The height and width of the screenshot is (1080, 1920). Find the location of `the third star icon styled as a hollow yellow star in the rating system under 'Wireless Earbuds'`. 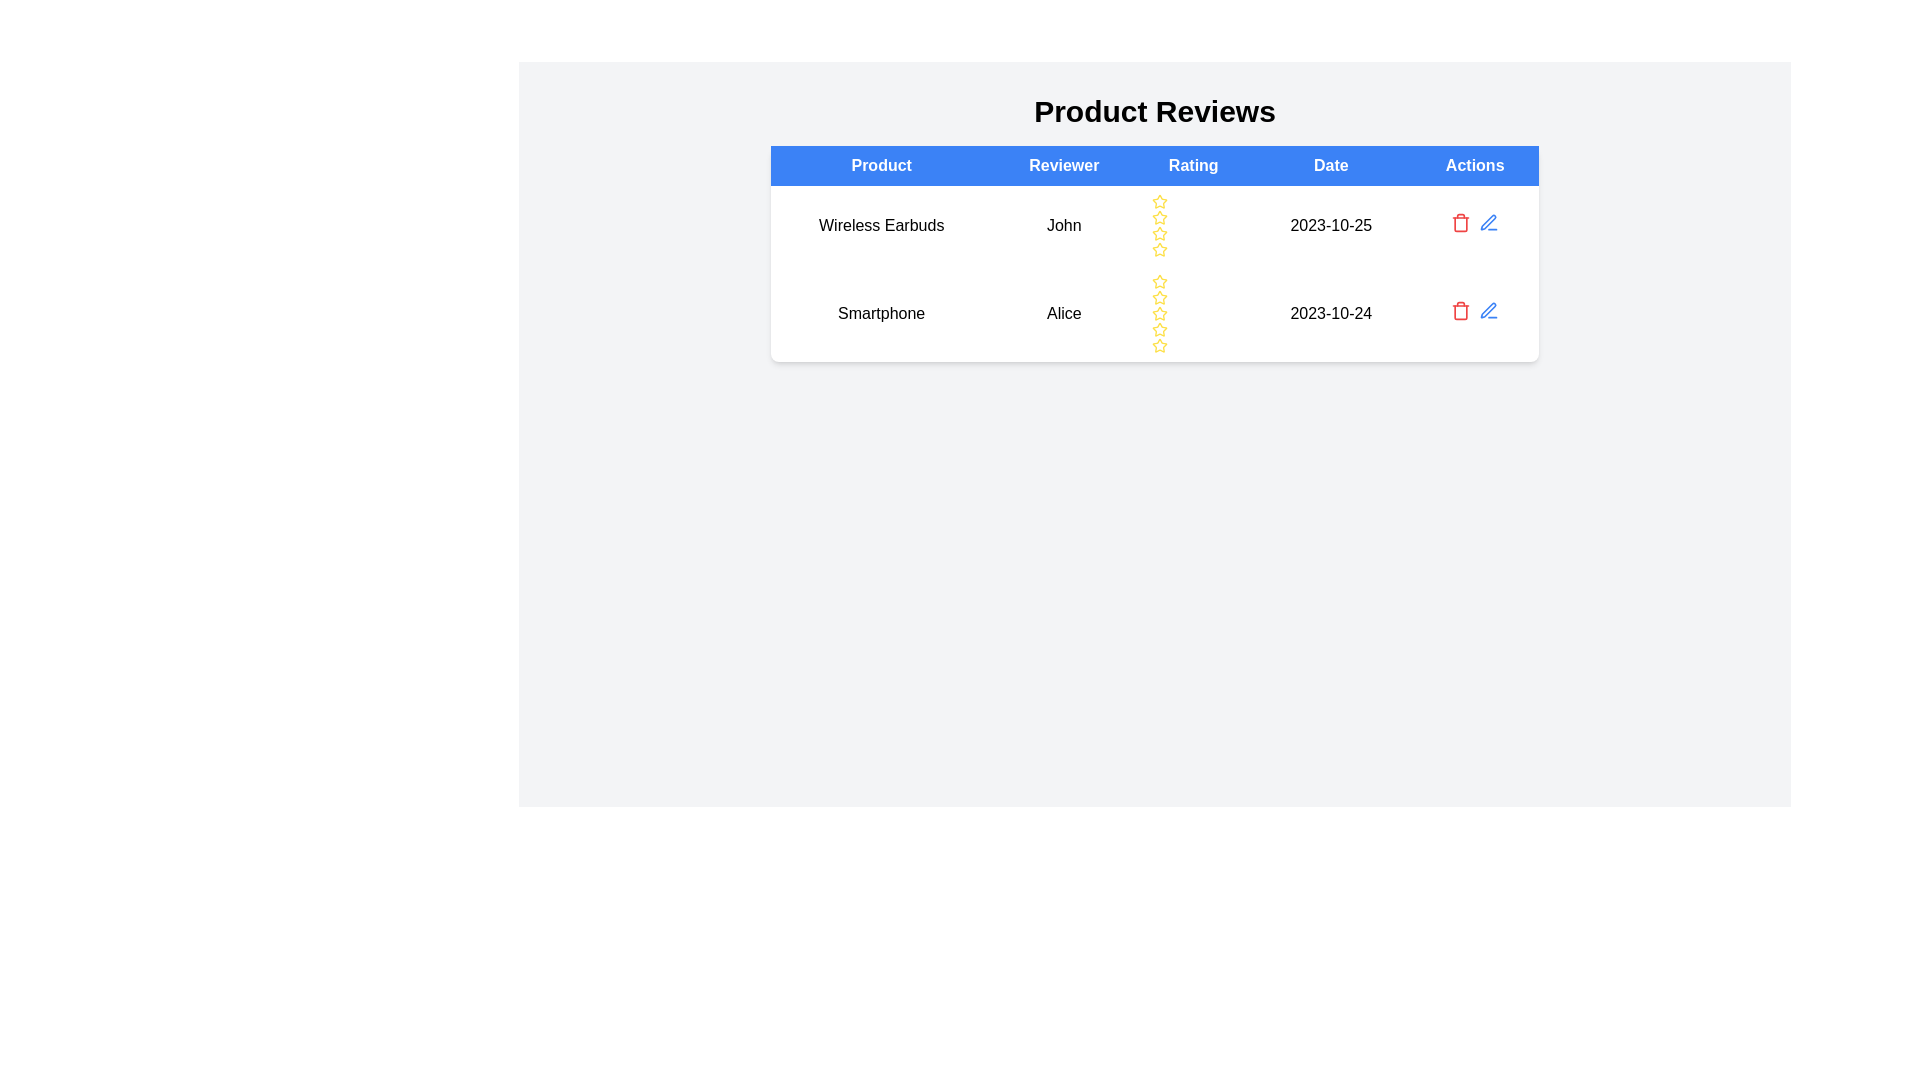

the third star icon styled as a hollow yellow star in the rating system under 'Wireless Earbuds' is located at coordinates (1160, 218).